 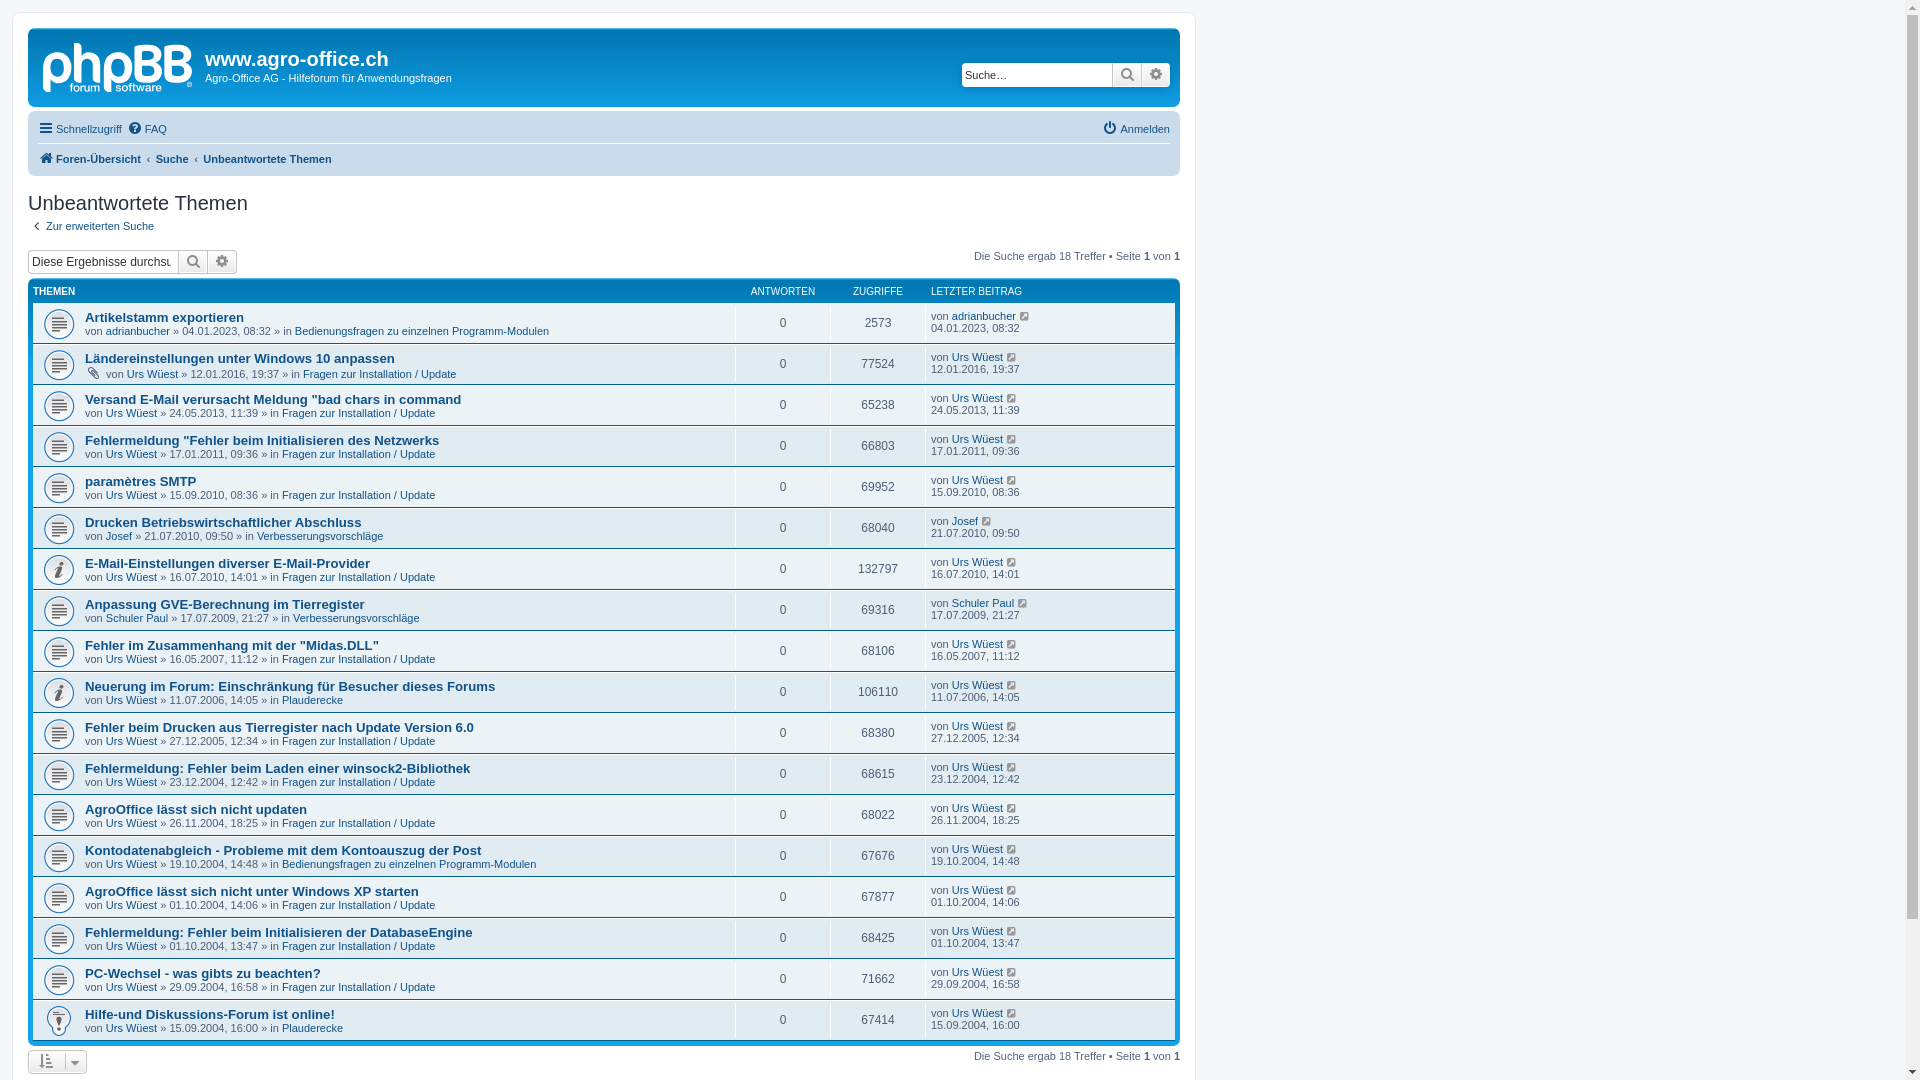 What do you see at coordinates (164, 316) in the screenshot?
I see `'Artikelstamm exportieren'` at bounding box center [164, 316].